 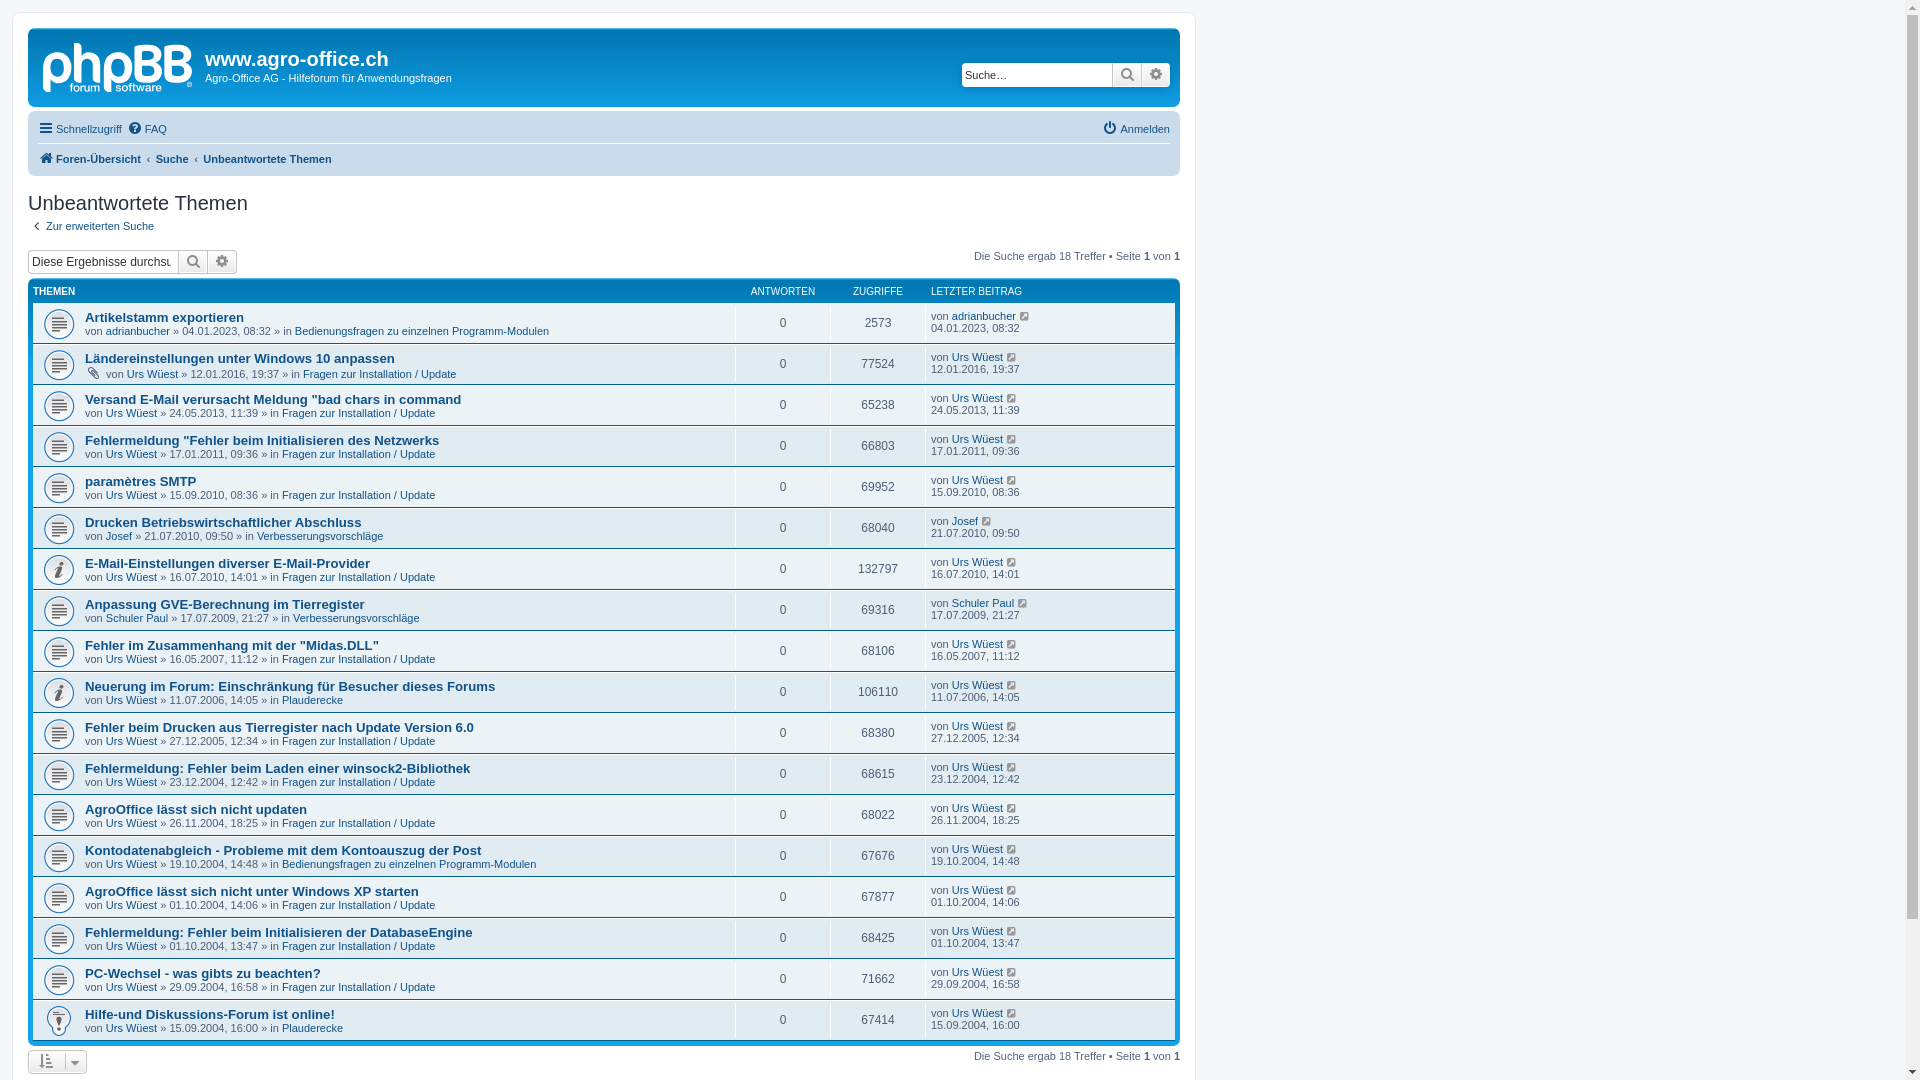 What do you see at coordinates (164, 316) in the screenshot?
I see `'Artikelstamm exportieren'` at bounding box center [164, 316].